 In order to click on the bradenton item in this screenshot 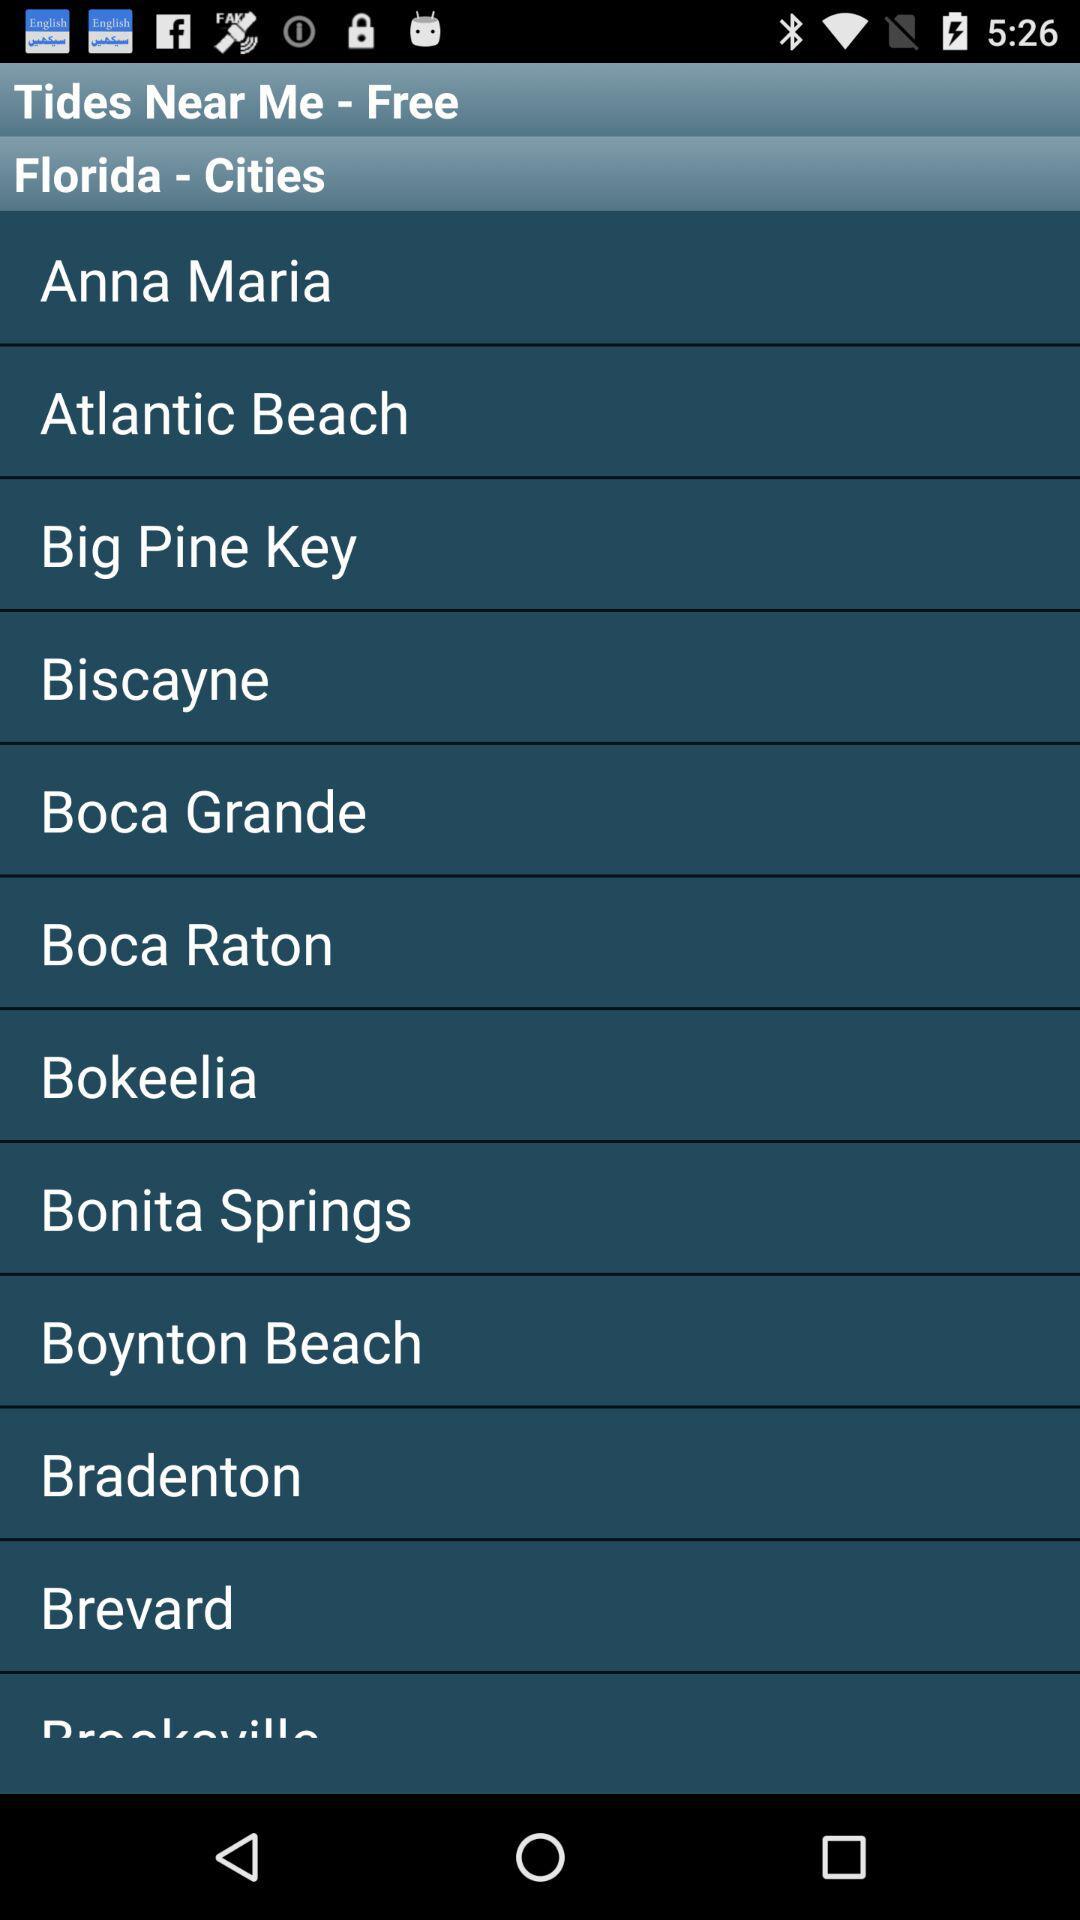, I will do `click(540, 1473)`.